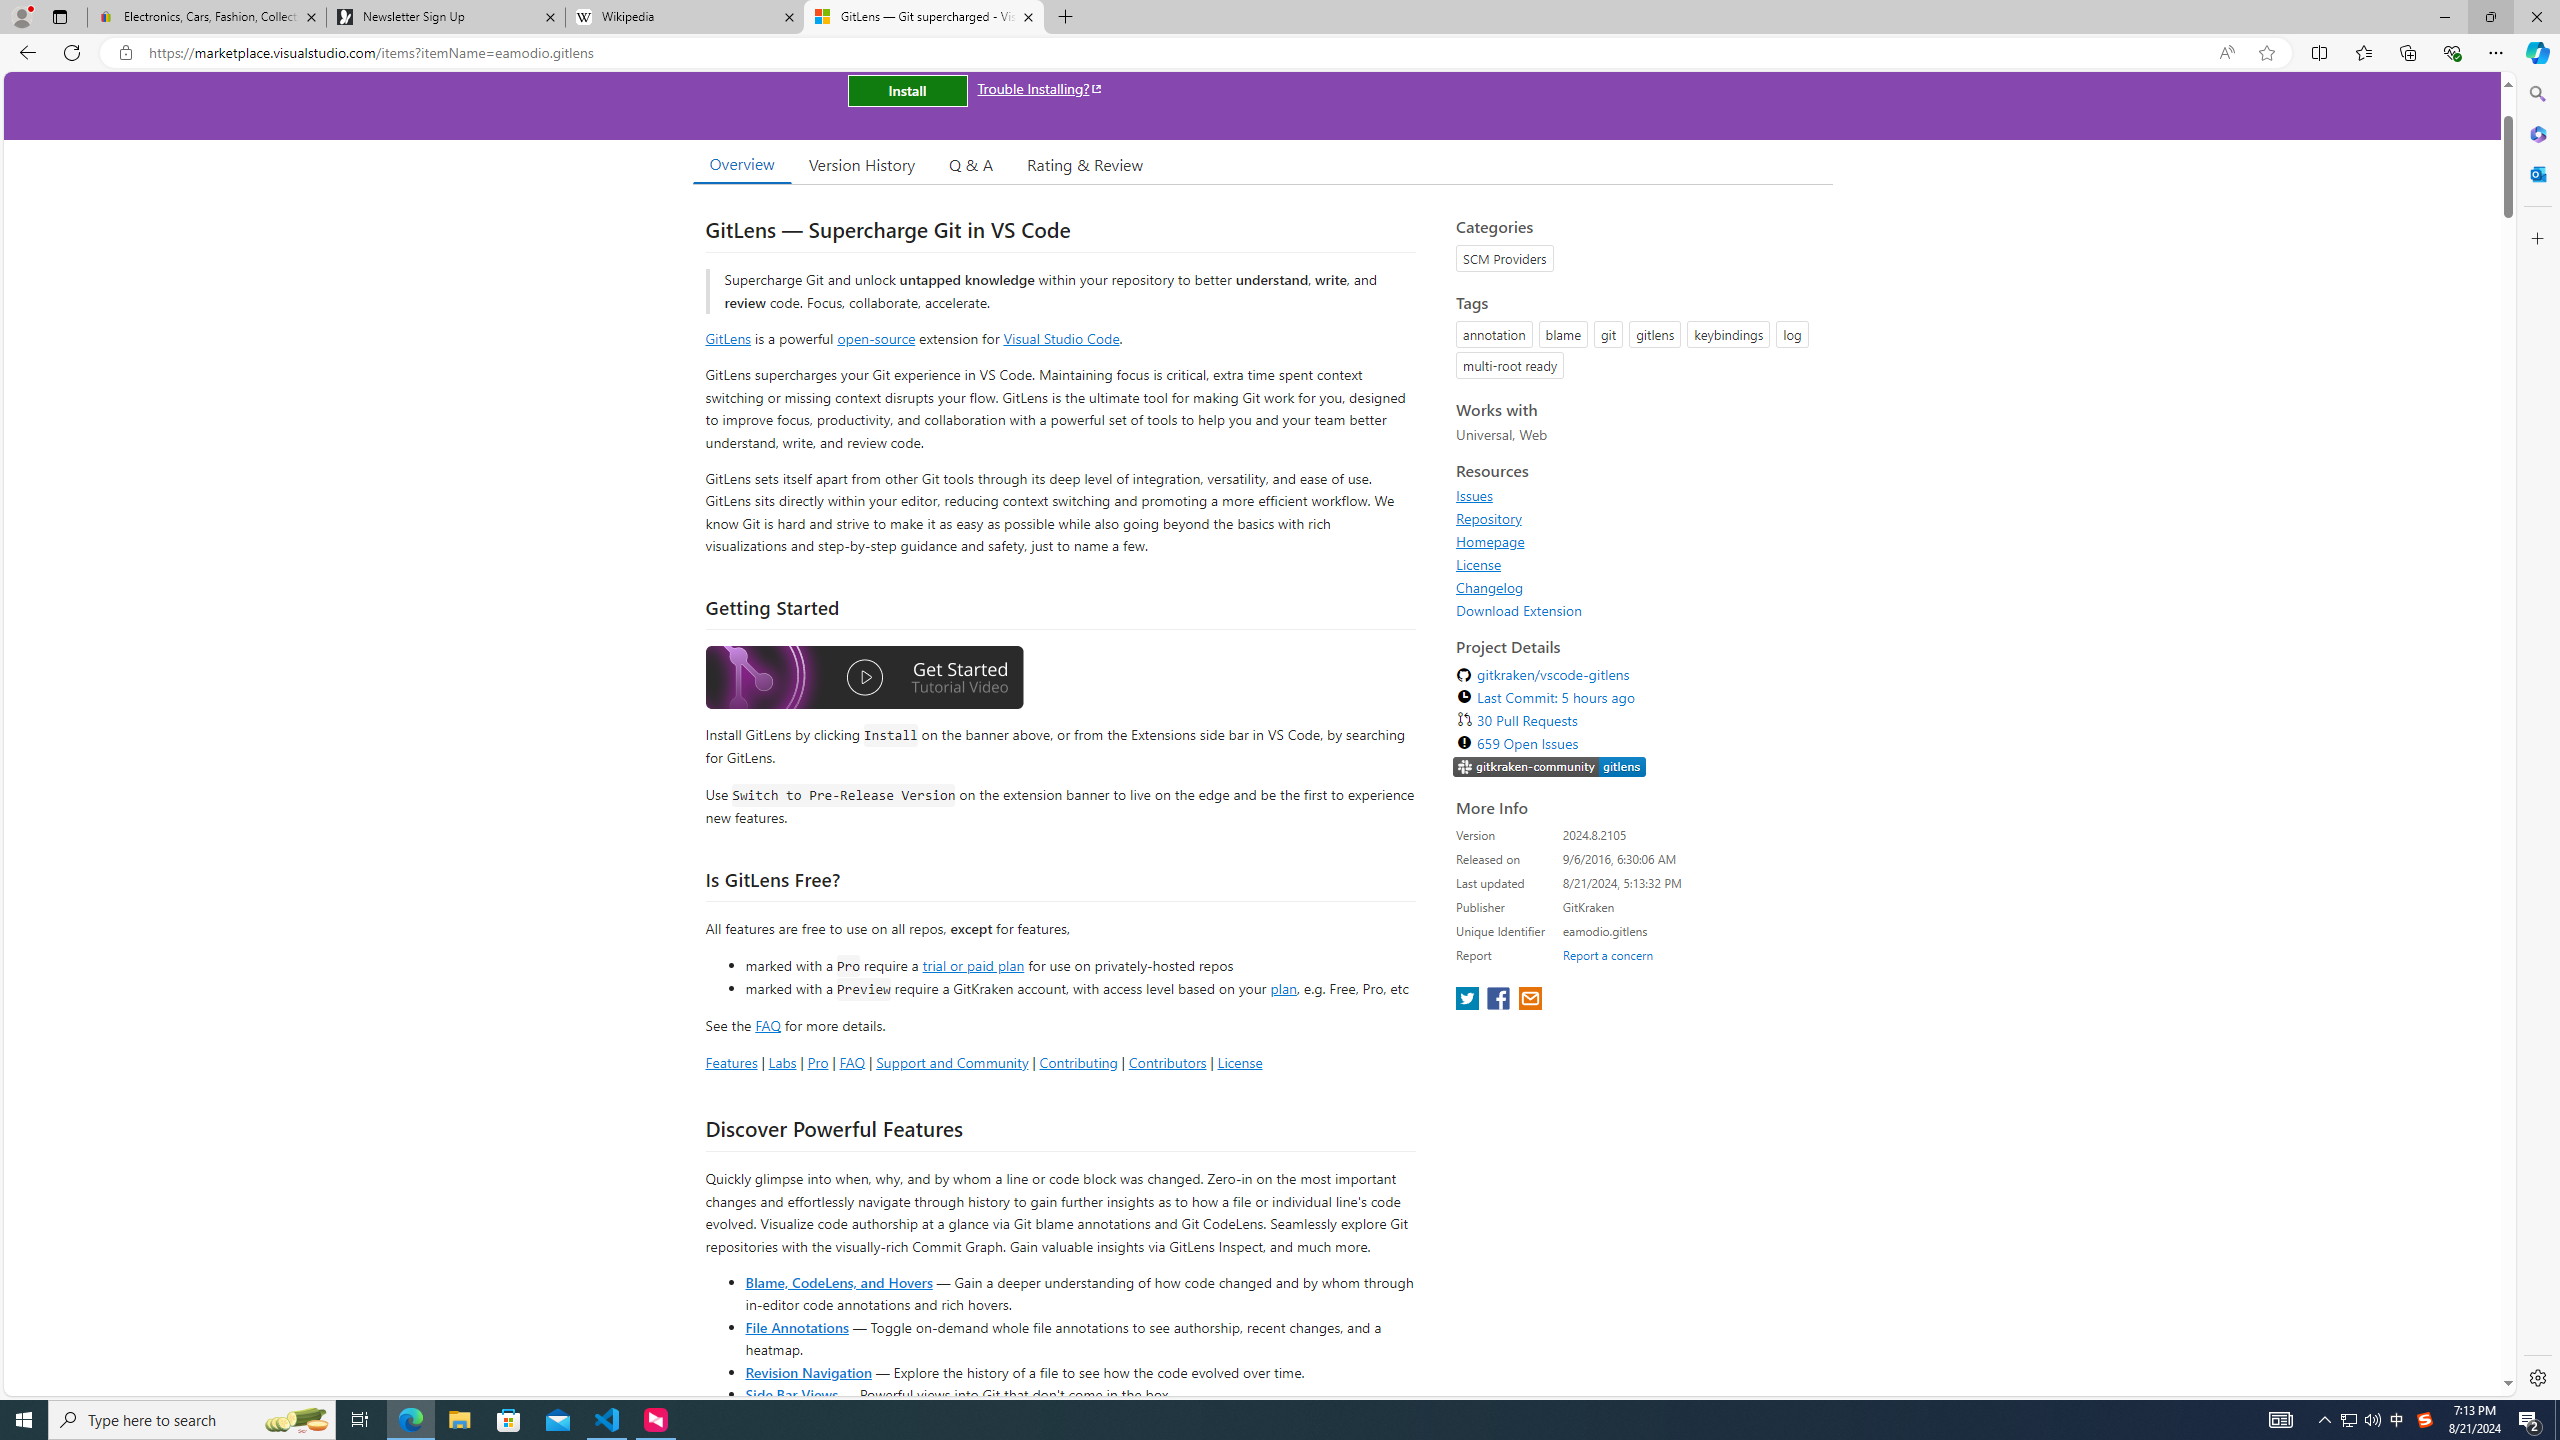  I want to click on 'Q & A', so click(970, 164).